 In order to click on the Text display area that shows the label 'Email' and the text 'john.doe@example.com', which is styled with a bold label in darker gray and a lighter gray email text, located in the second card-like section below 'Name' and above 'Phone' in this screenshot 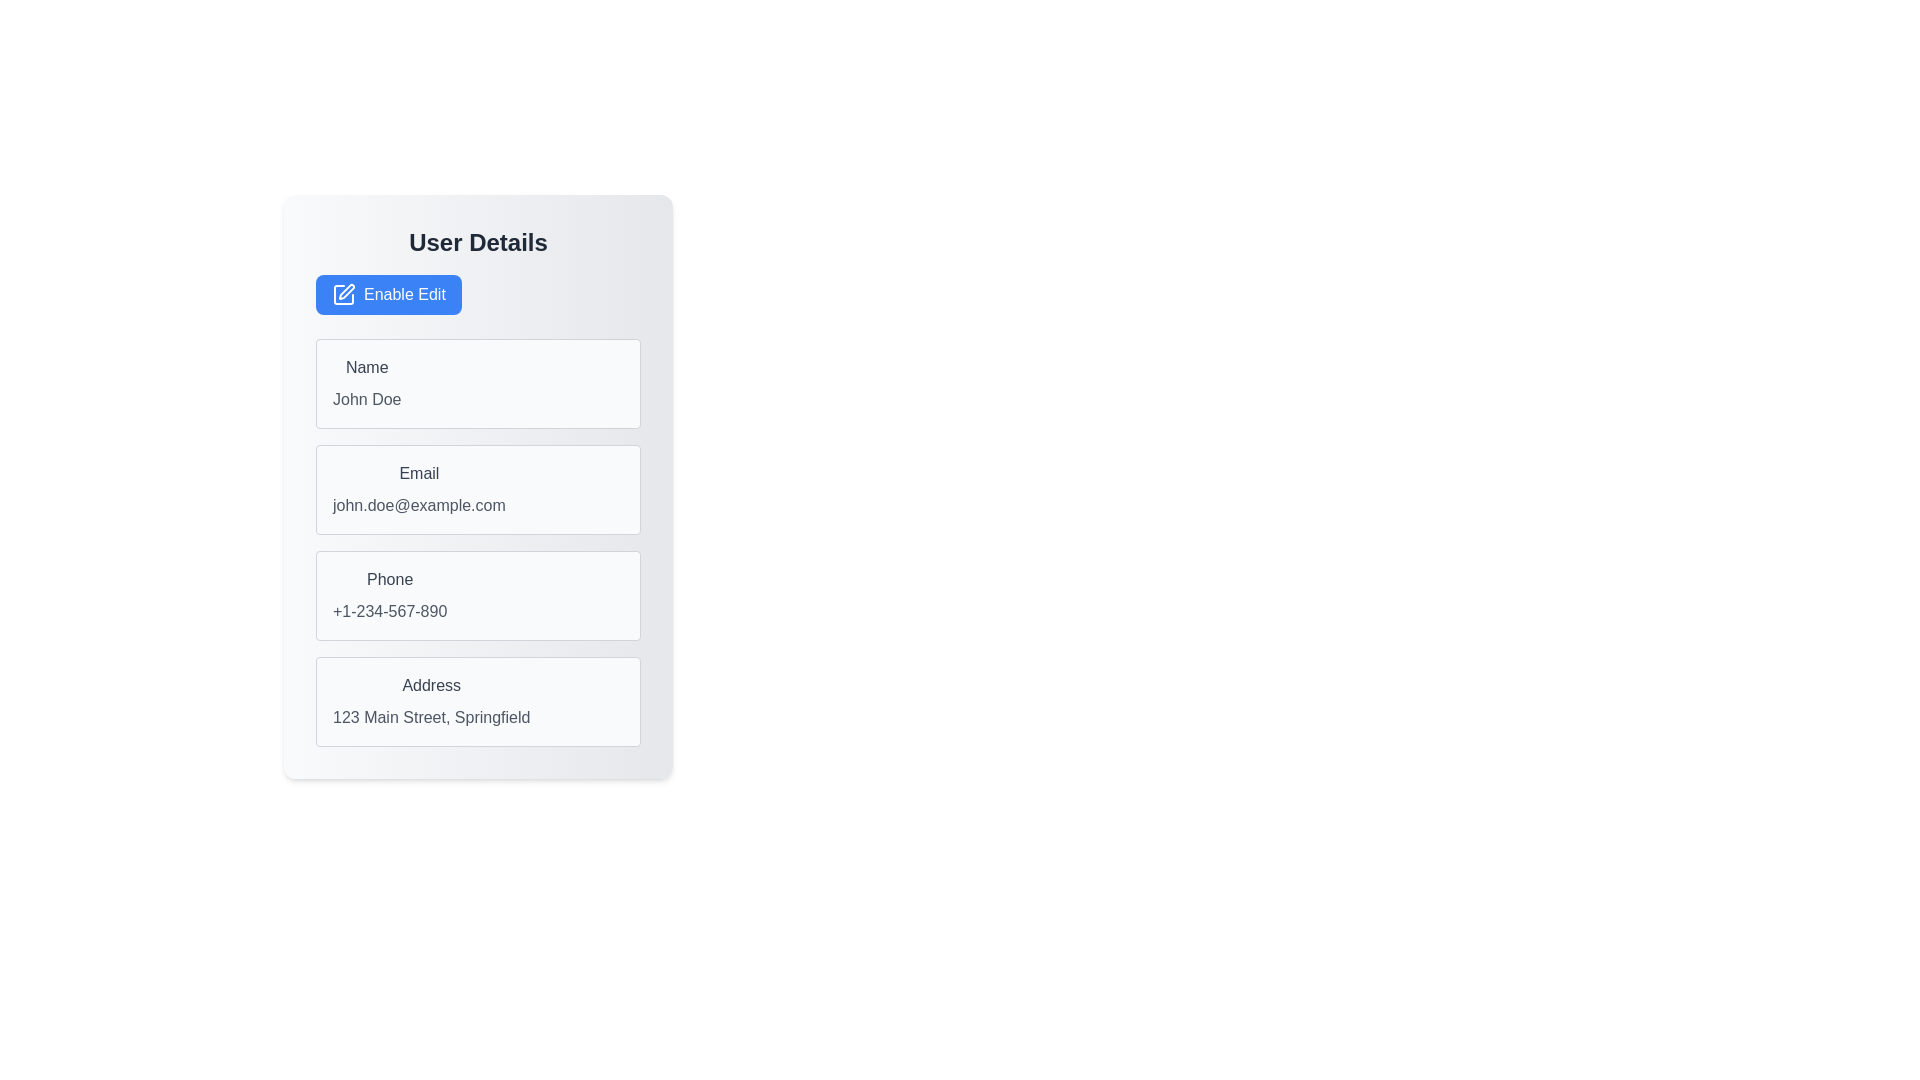, I will do `click(418, 489)`.